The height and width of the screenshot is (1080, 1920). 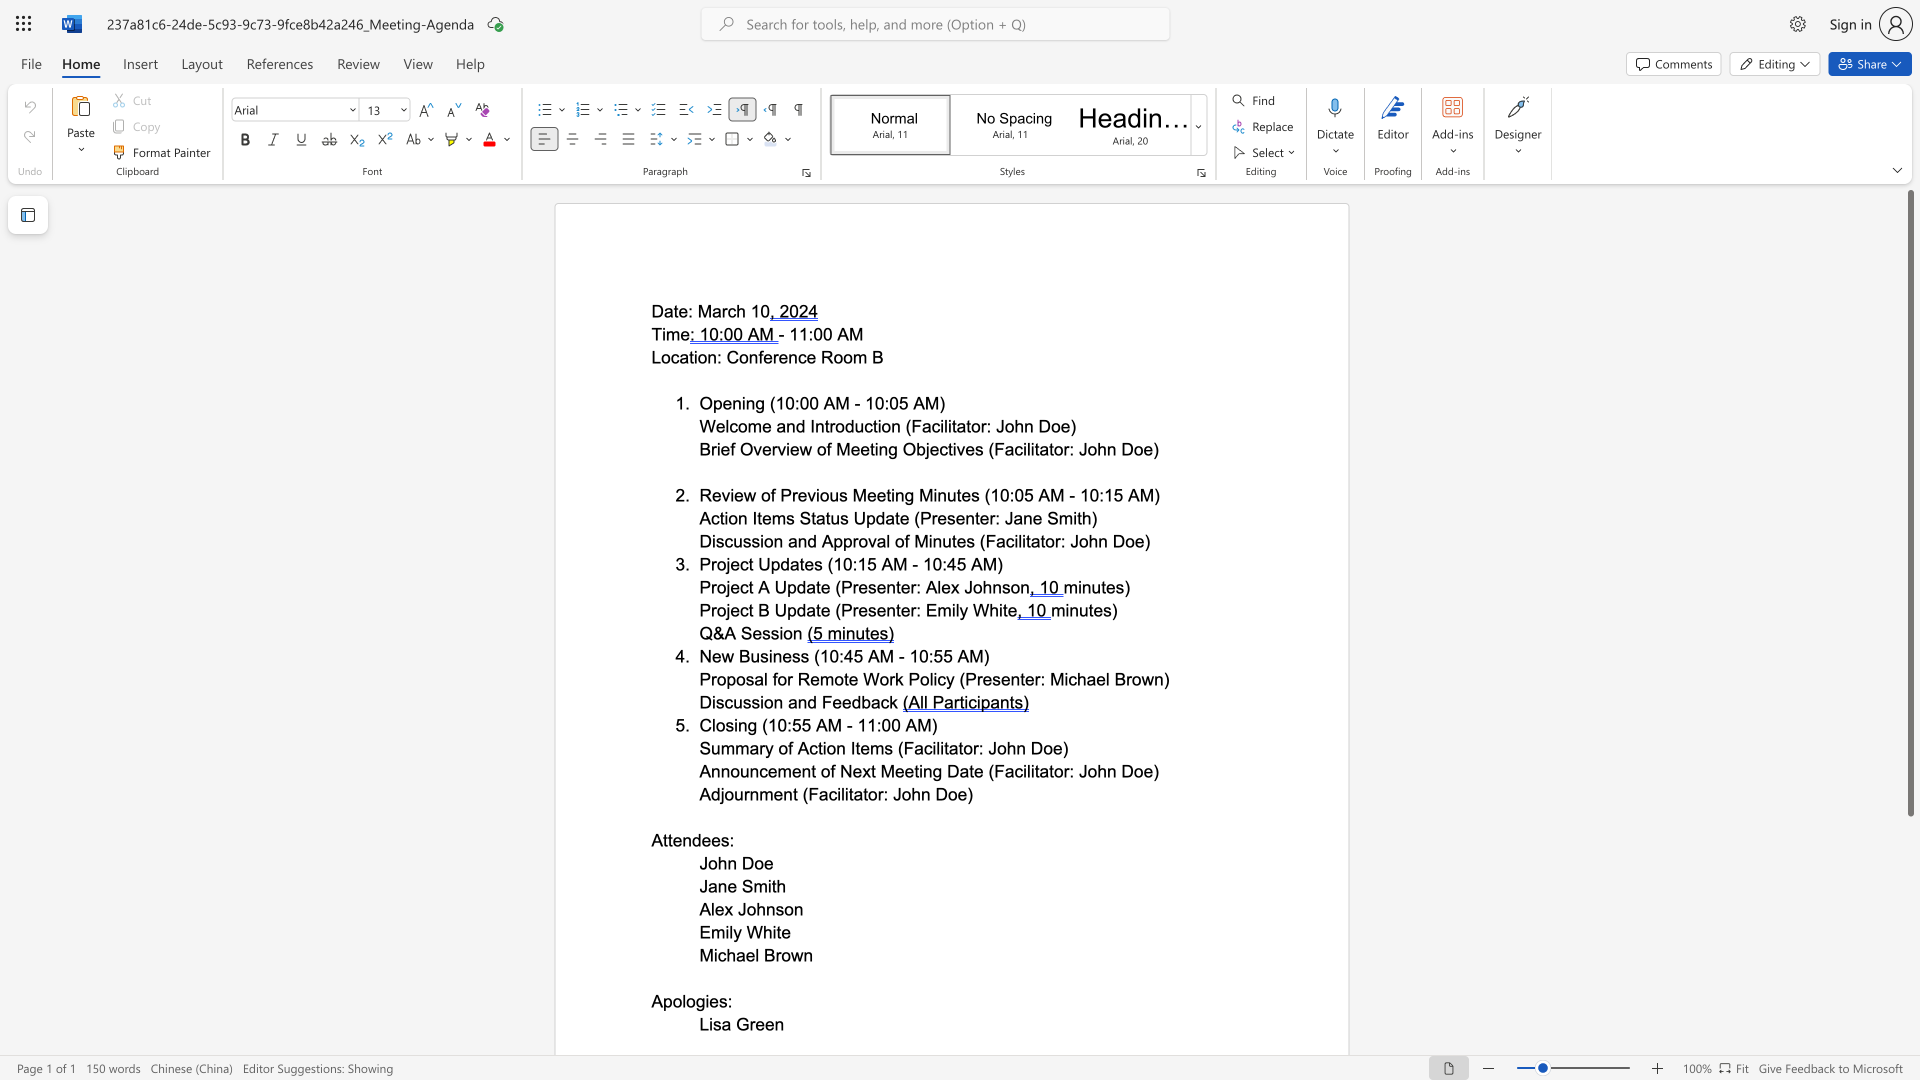 I want to click on the 1th character "f" in the text, so click(x=789, y=748).